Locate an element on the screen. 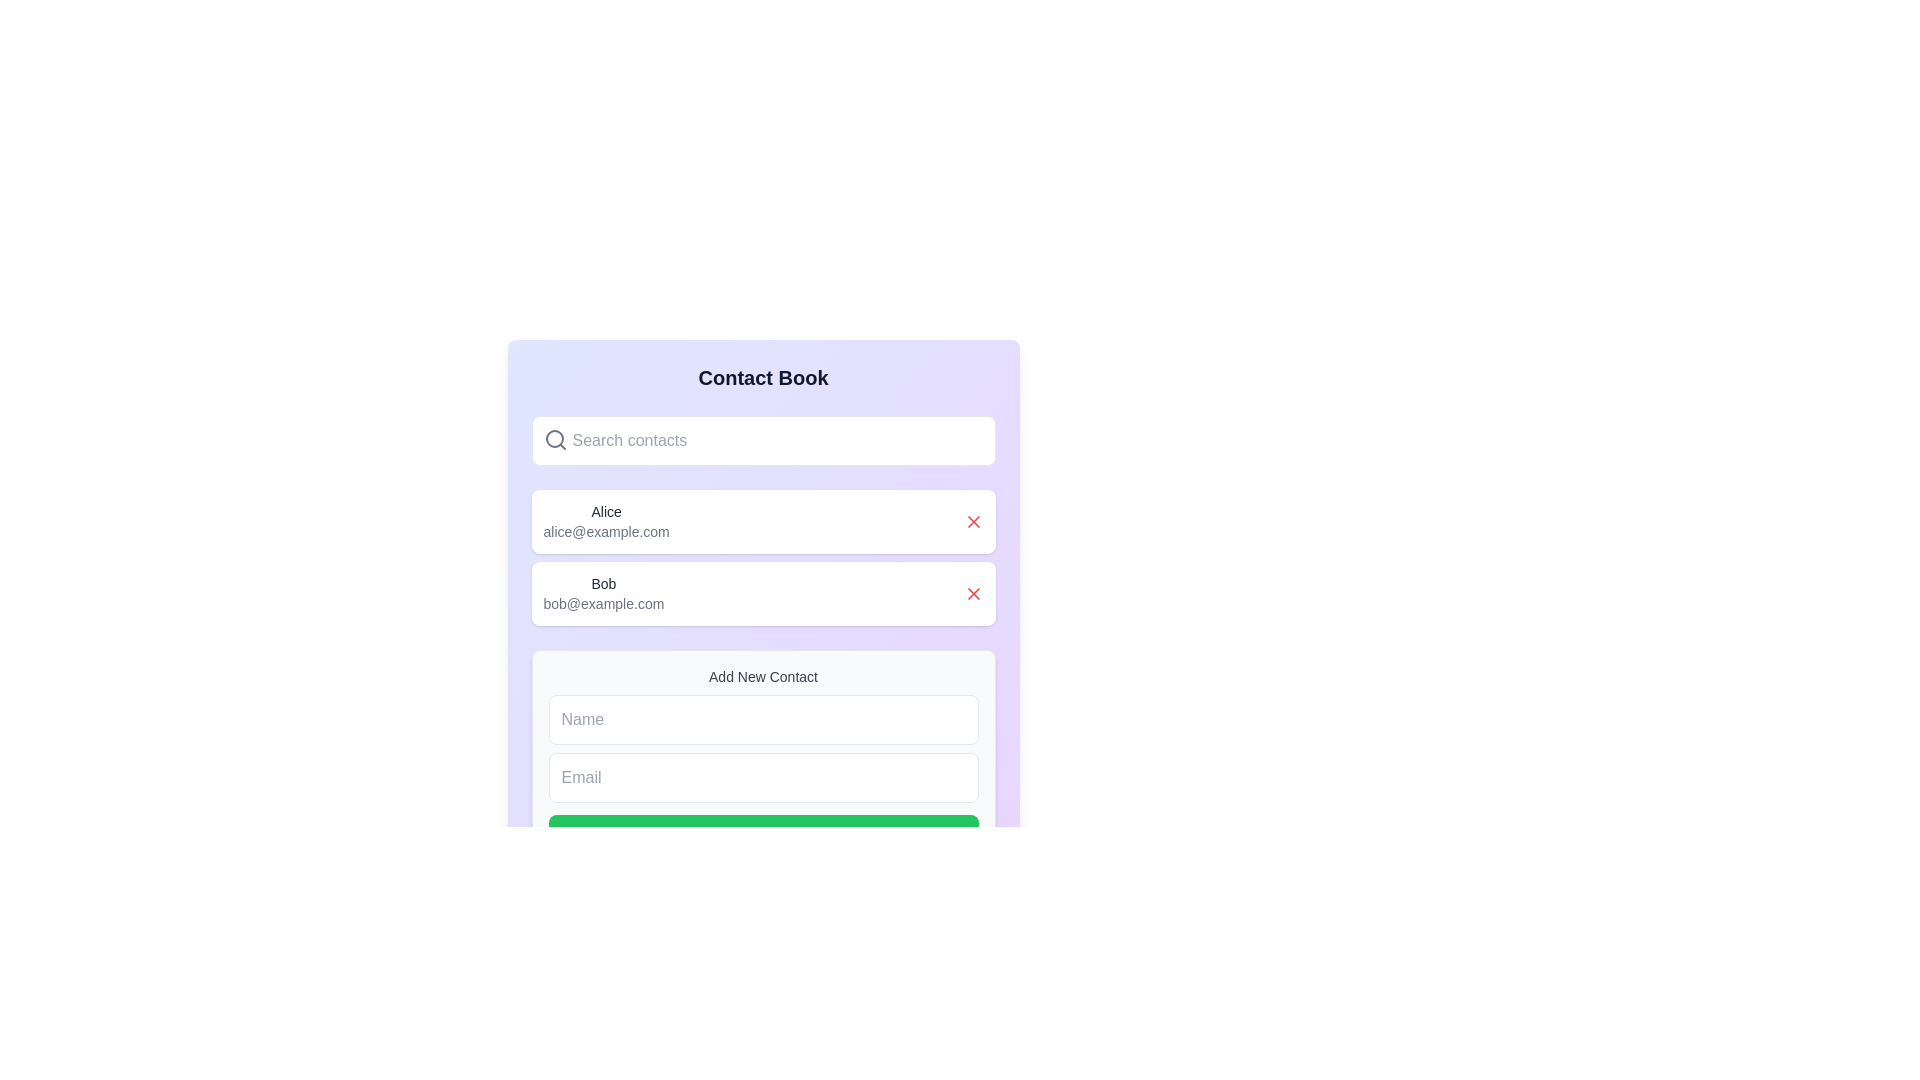  the email input field located within the 'Add New Contact' section to focus on it is located at coordinates (762, 777).